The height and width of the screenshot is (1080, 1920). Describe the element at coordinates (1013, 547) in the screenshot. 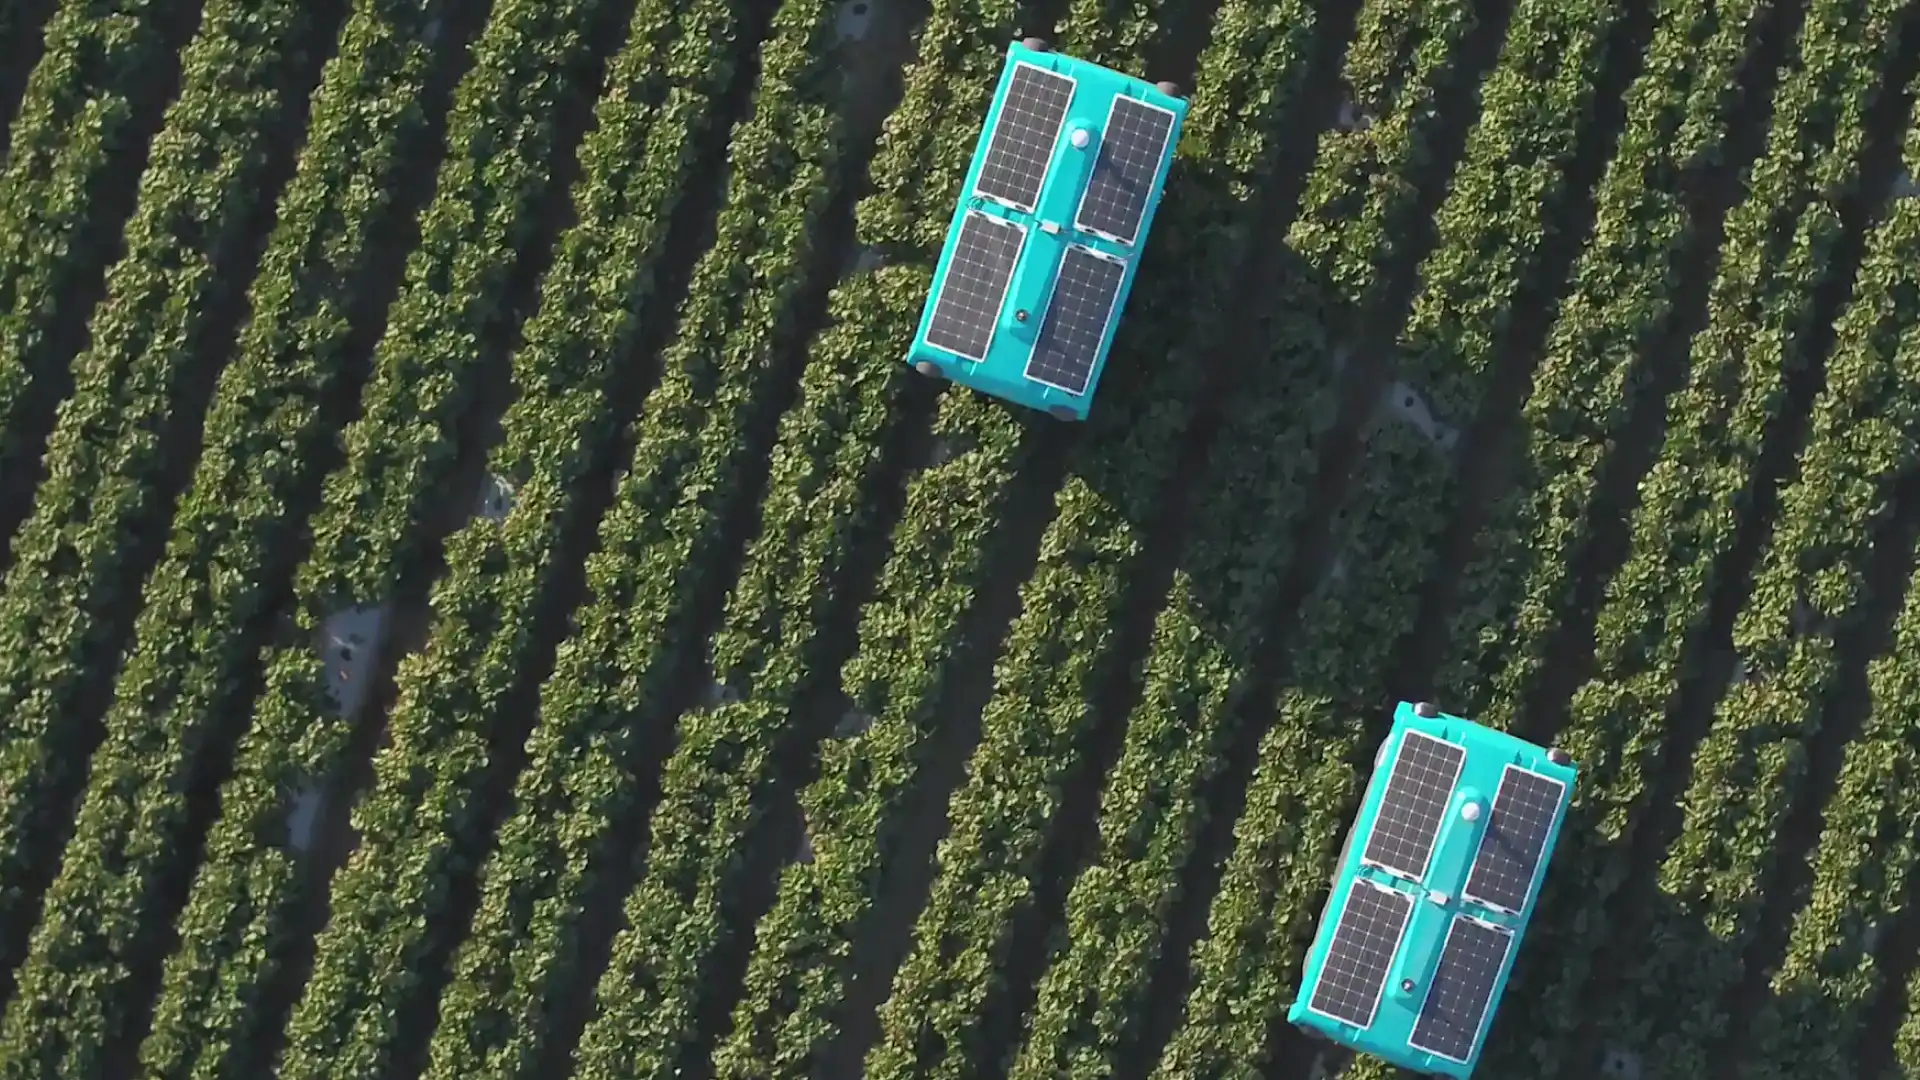

I see `Ten years of learning Over the course of 10 years, X learns a lot about some of the processes and cultural habits that help systematize innovation. For our 10th anniversary, we share the Gimbal  our internal guide to invention and innovation  alongside other tips for unleashing radical creativity that anyone can put into practice.` at that location.